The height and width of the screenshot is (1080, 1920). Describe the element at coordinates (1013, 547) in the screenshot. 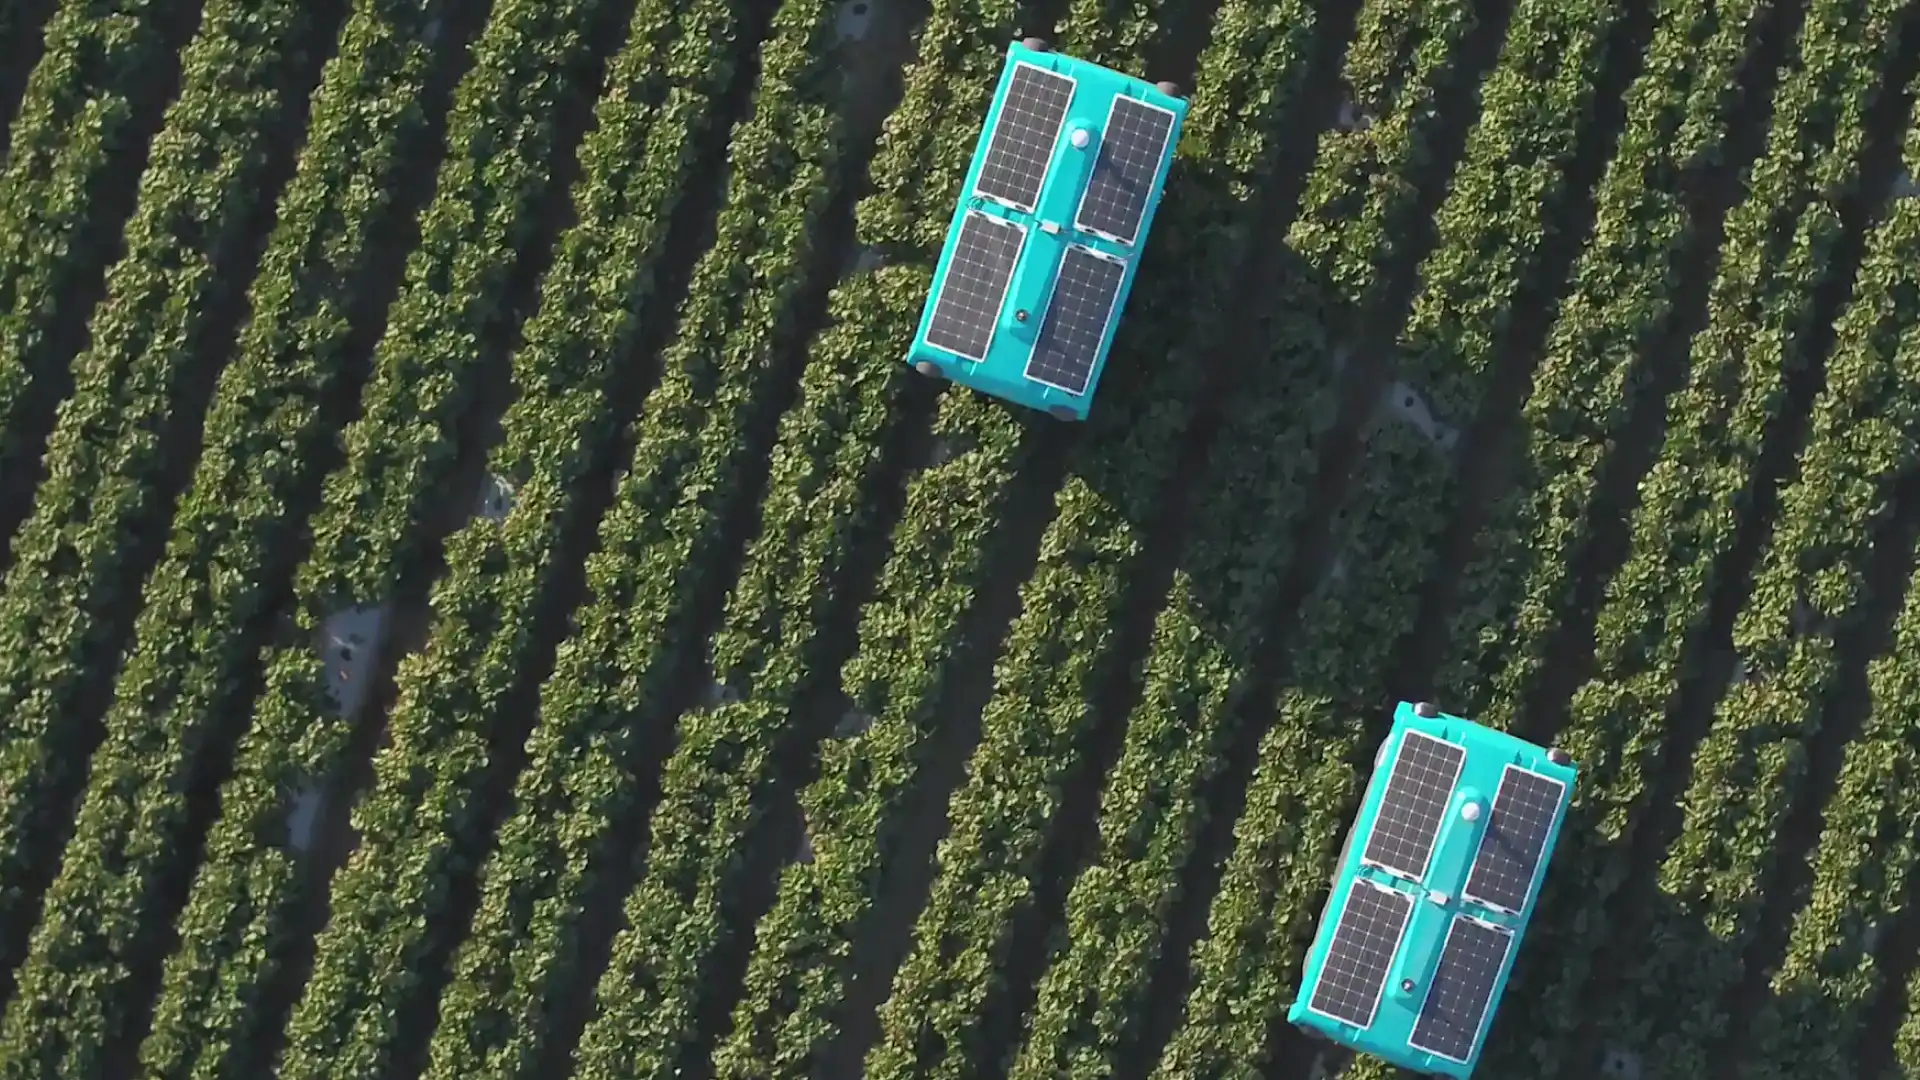

I see `Ten years of learning Over the course of 10 years, X learns a lot about some of the processes and cultural habits that help systematize innovation. For our 10th anniversary, we share the Gimbal  our internal guide to invention and innovation  alongside other tips for unleashing radical creativity that anyone can put into practice.` at that location.